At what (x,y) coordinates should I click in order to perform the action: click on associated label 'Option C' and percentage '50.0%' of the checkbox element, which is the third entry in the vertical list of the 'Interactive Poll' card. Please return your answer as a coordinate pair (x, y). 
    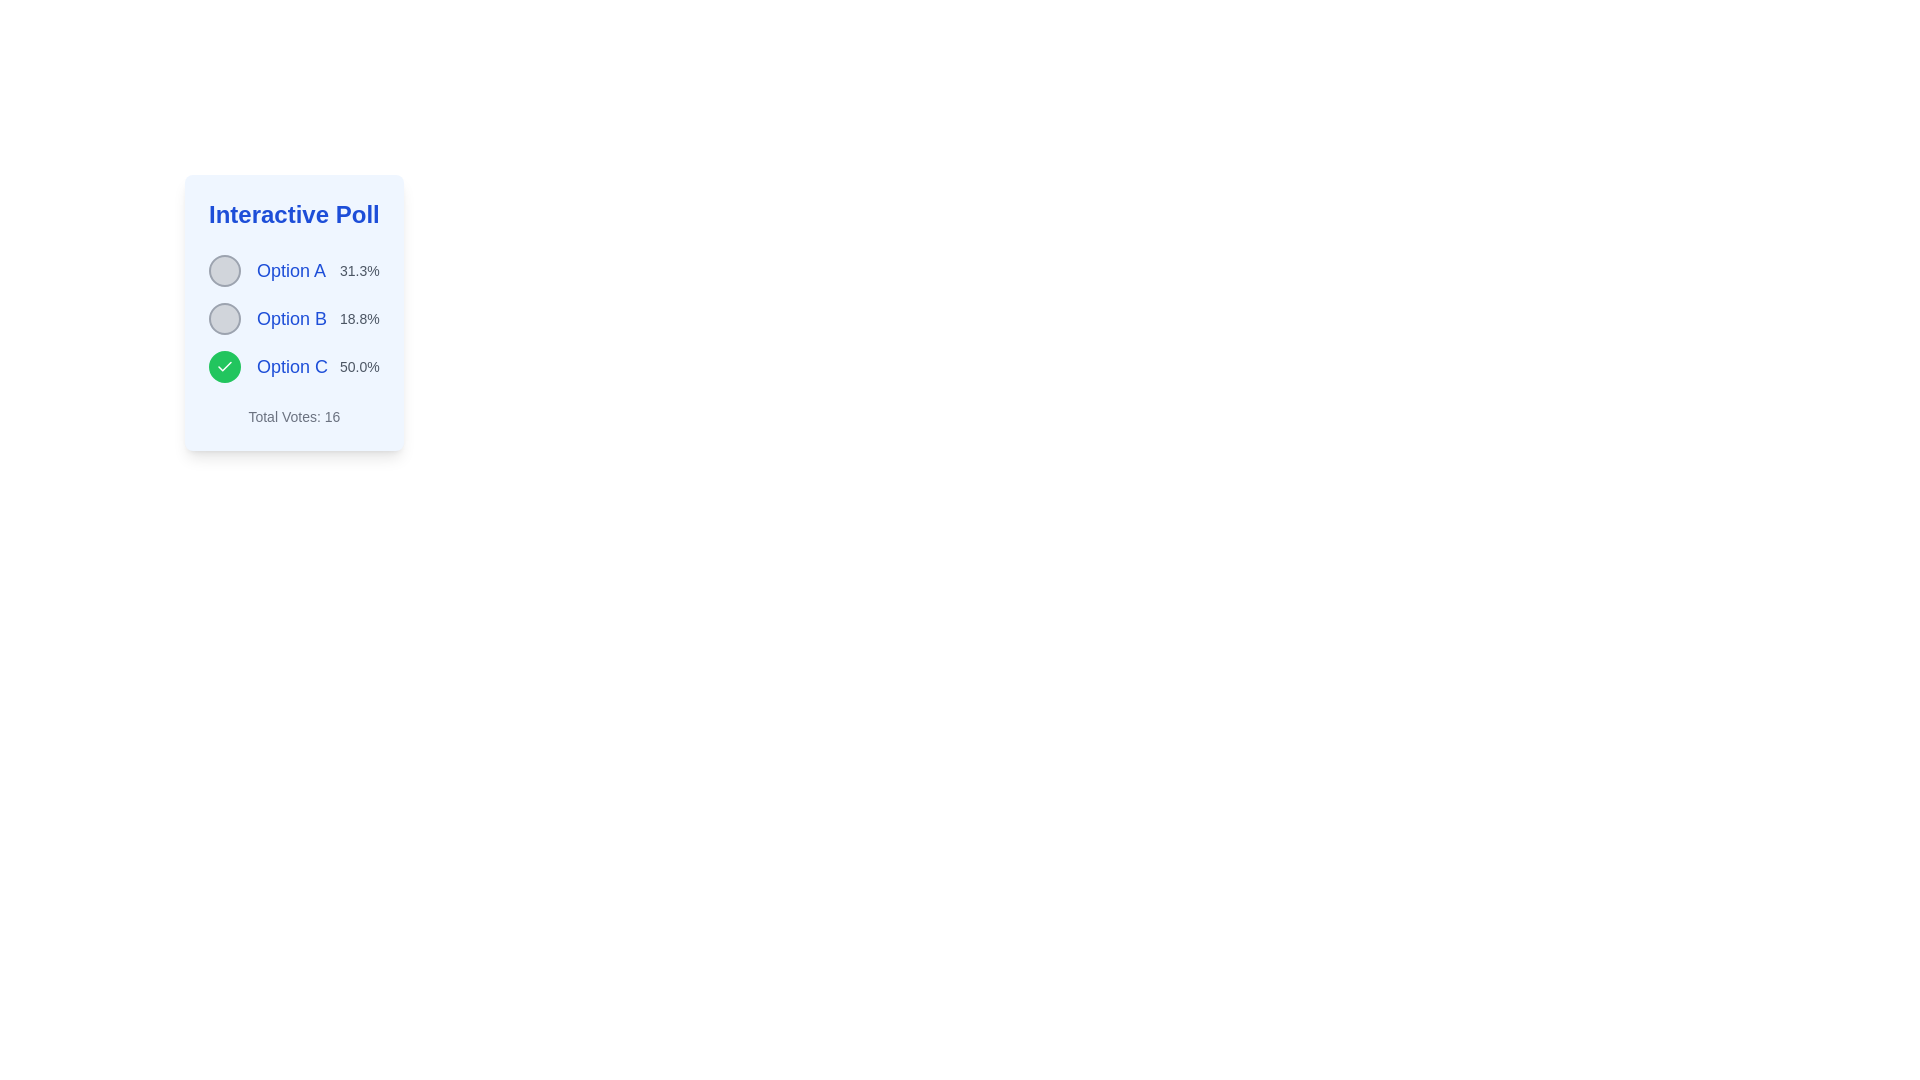
    Looking at the image, I should click on (293, 366).